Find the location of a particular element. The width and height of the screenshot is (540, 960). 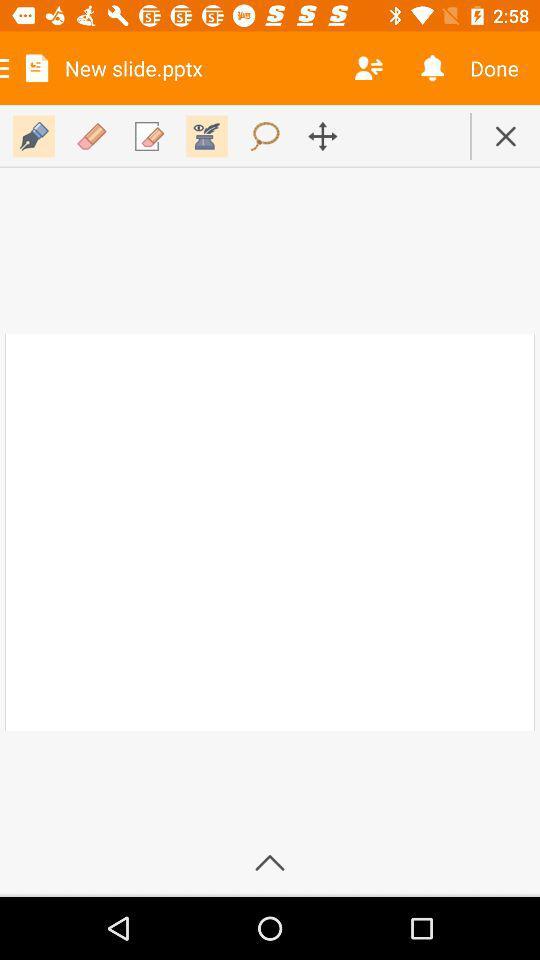

the swap icon is located at coordinates (322, 135).